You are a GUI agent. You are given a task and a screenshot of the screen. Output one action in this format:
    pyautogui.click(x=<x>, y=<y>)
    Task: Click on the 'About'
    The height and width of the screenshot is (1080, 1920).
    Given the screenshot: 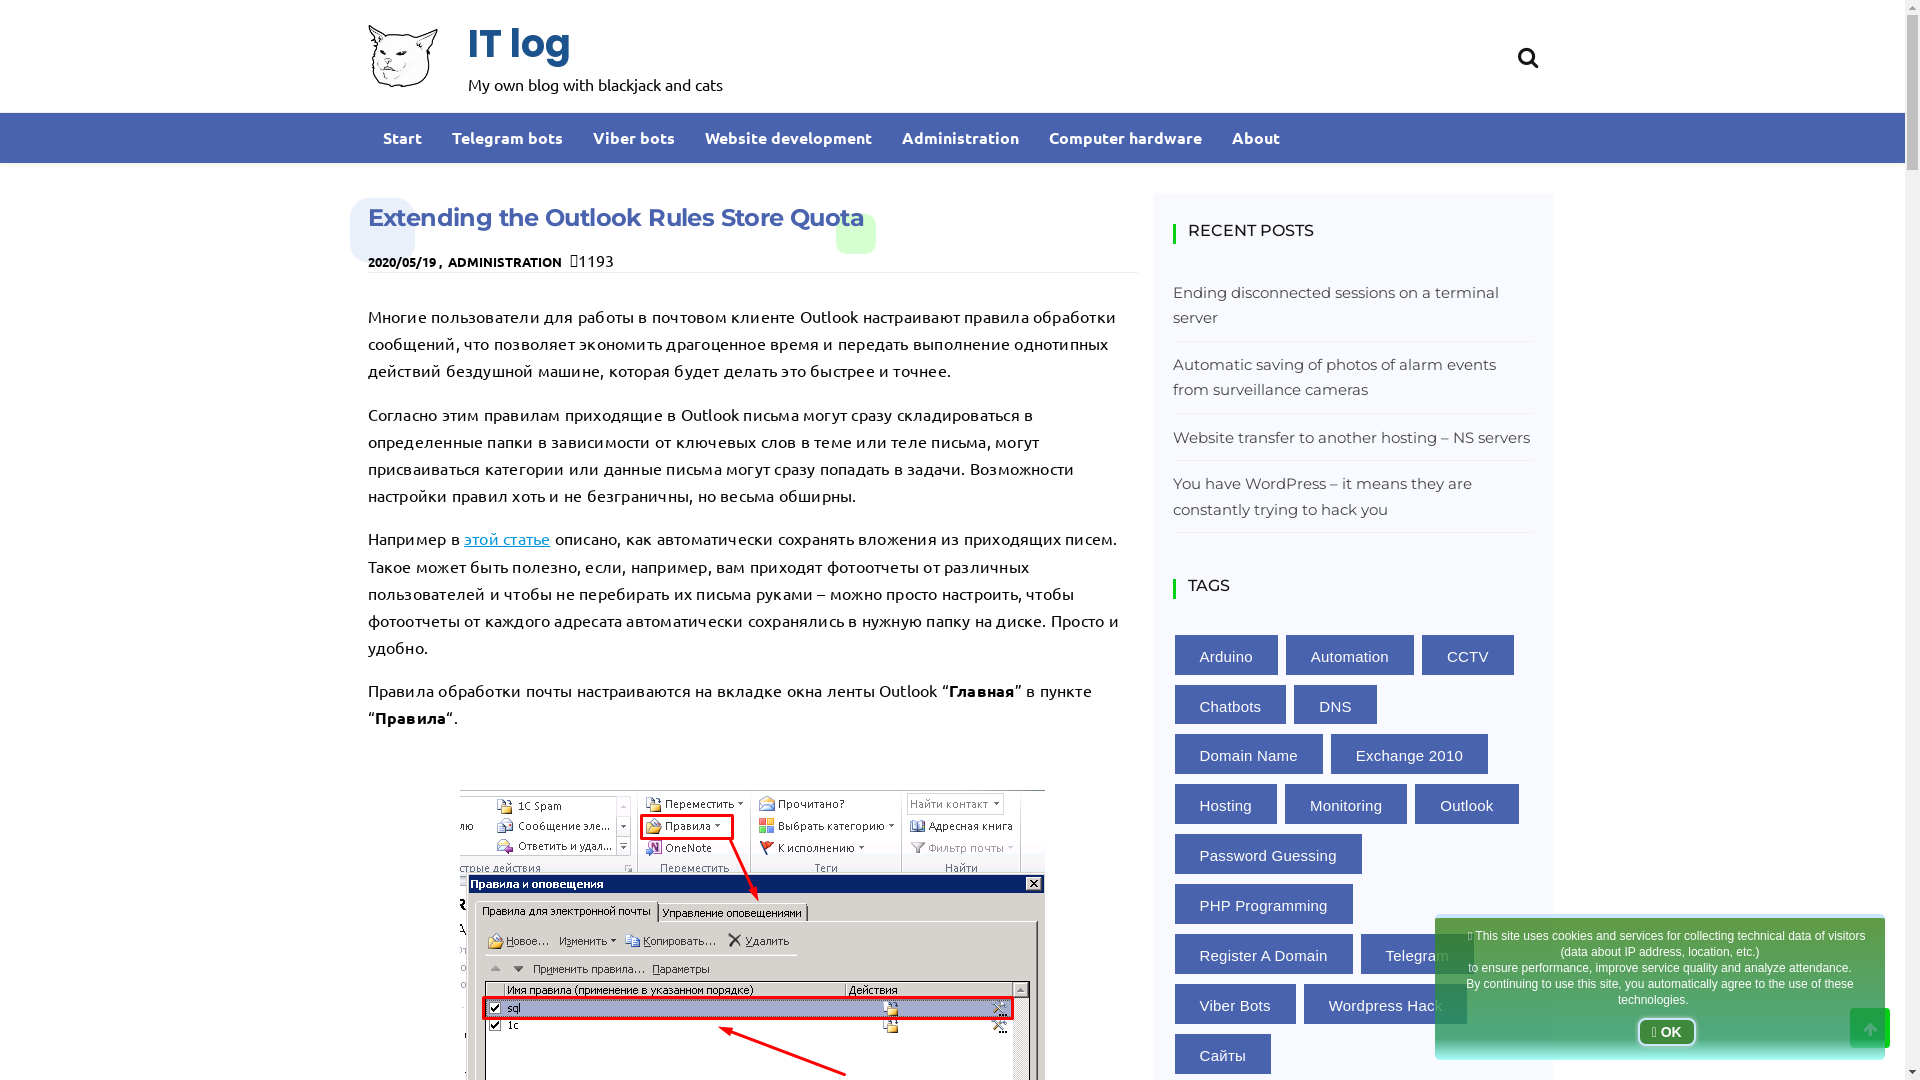 What is the action you would take?
    pyautogui.click(x=1214, y=137)
    